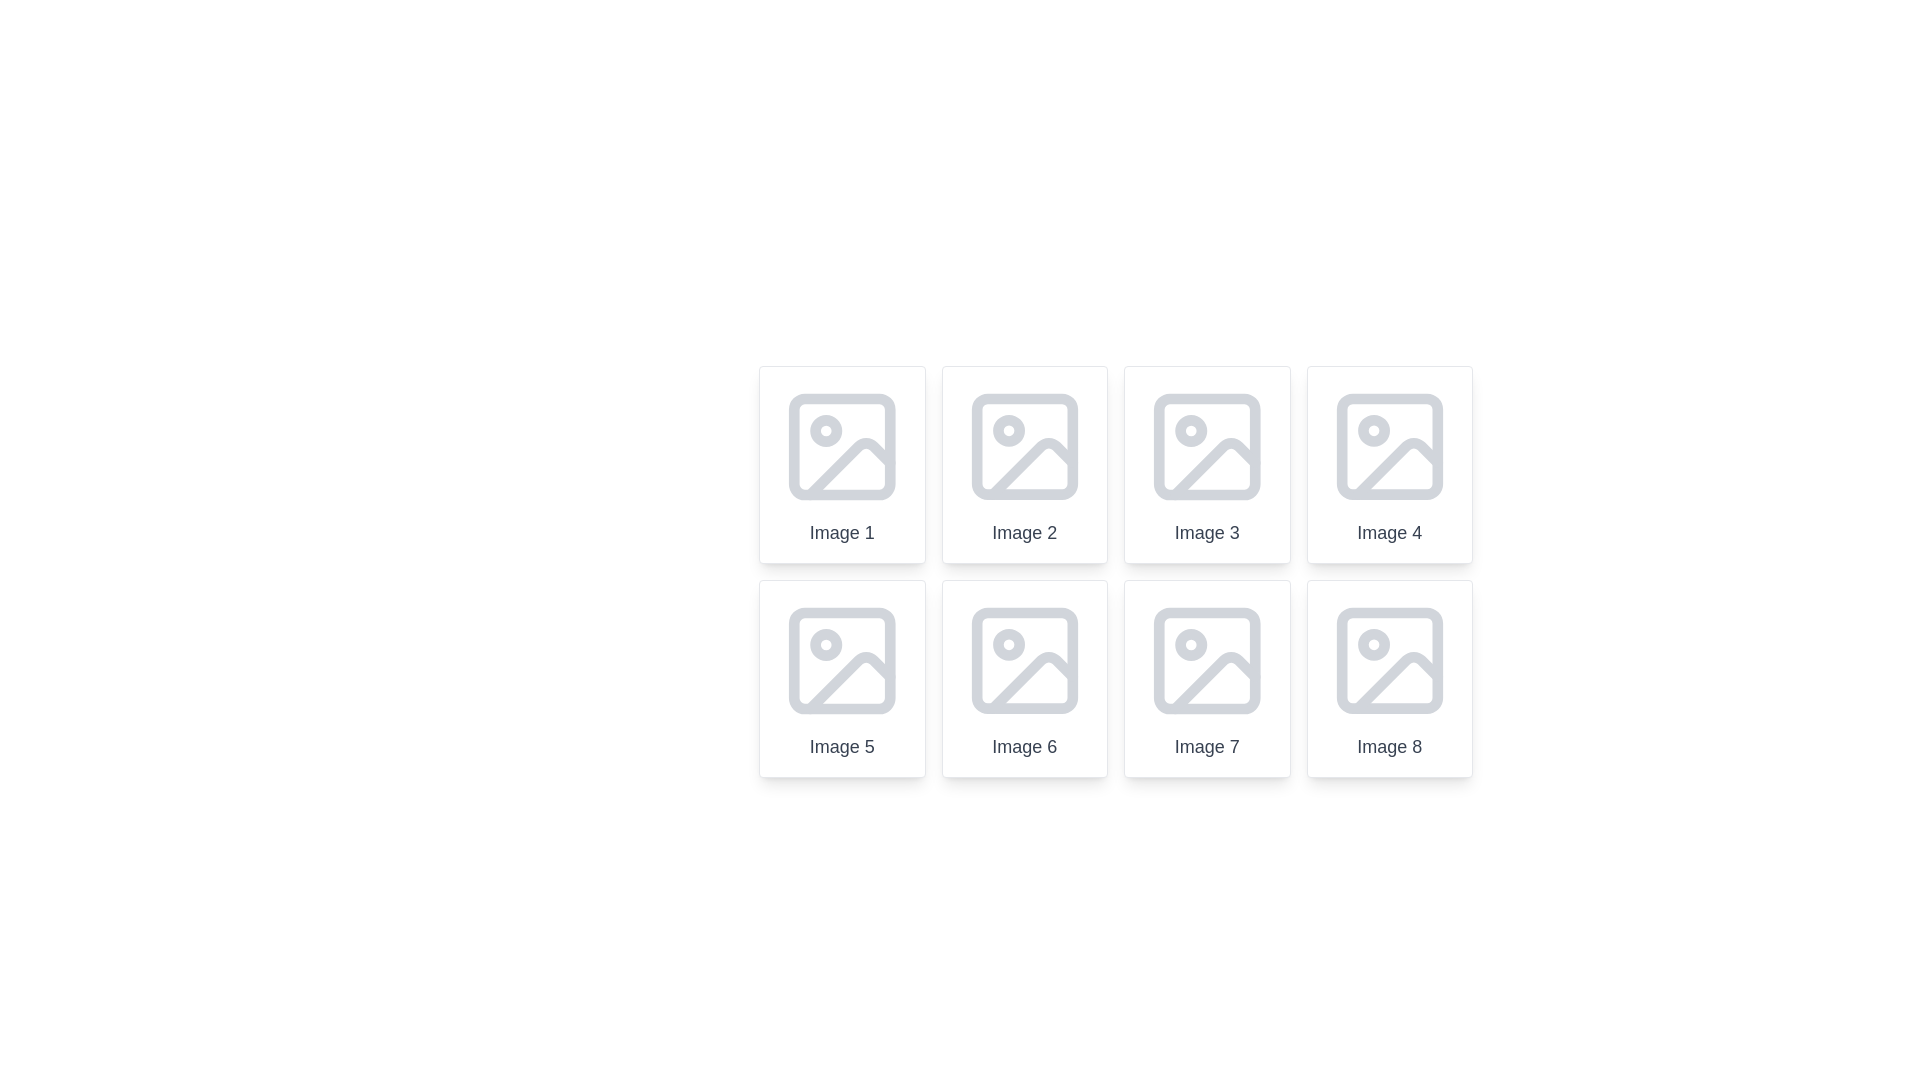 The height and width of the screenshot is (1080, 1920). What do you see at coordinates (842, 446) in the screenshot?
I see `the graphical square with rounded corners located within the 'Image 1' placeholder` at bounding box center [842, 446].